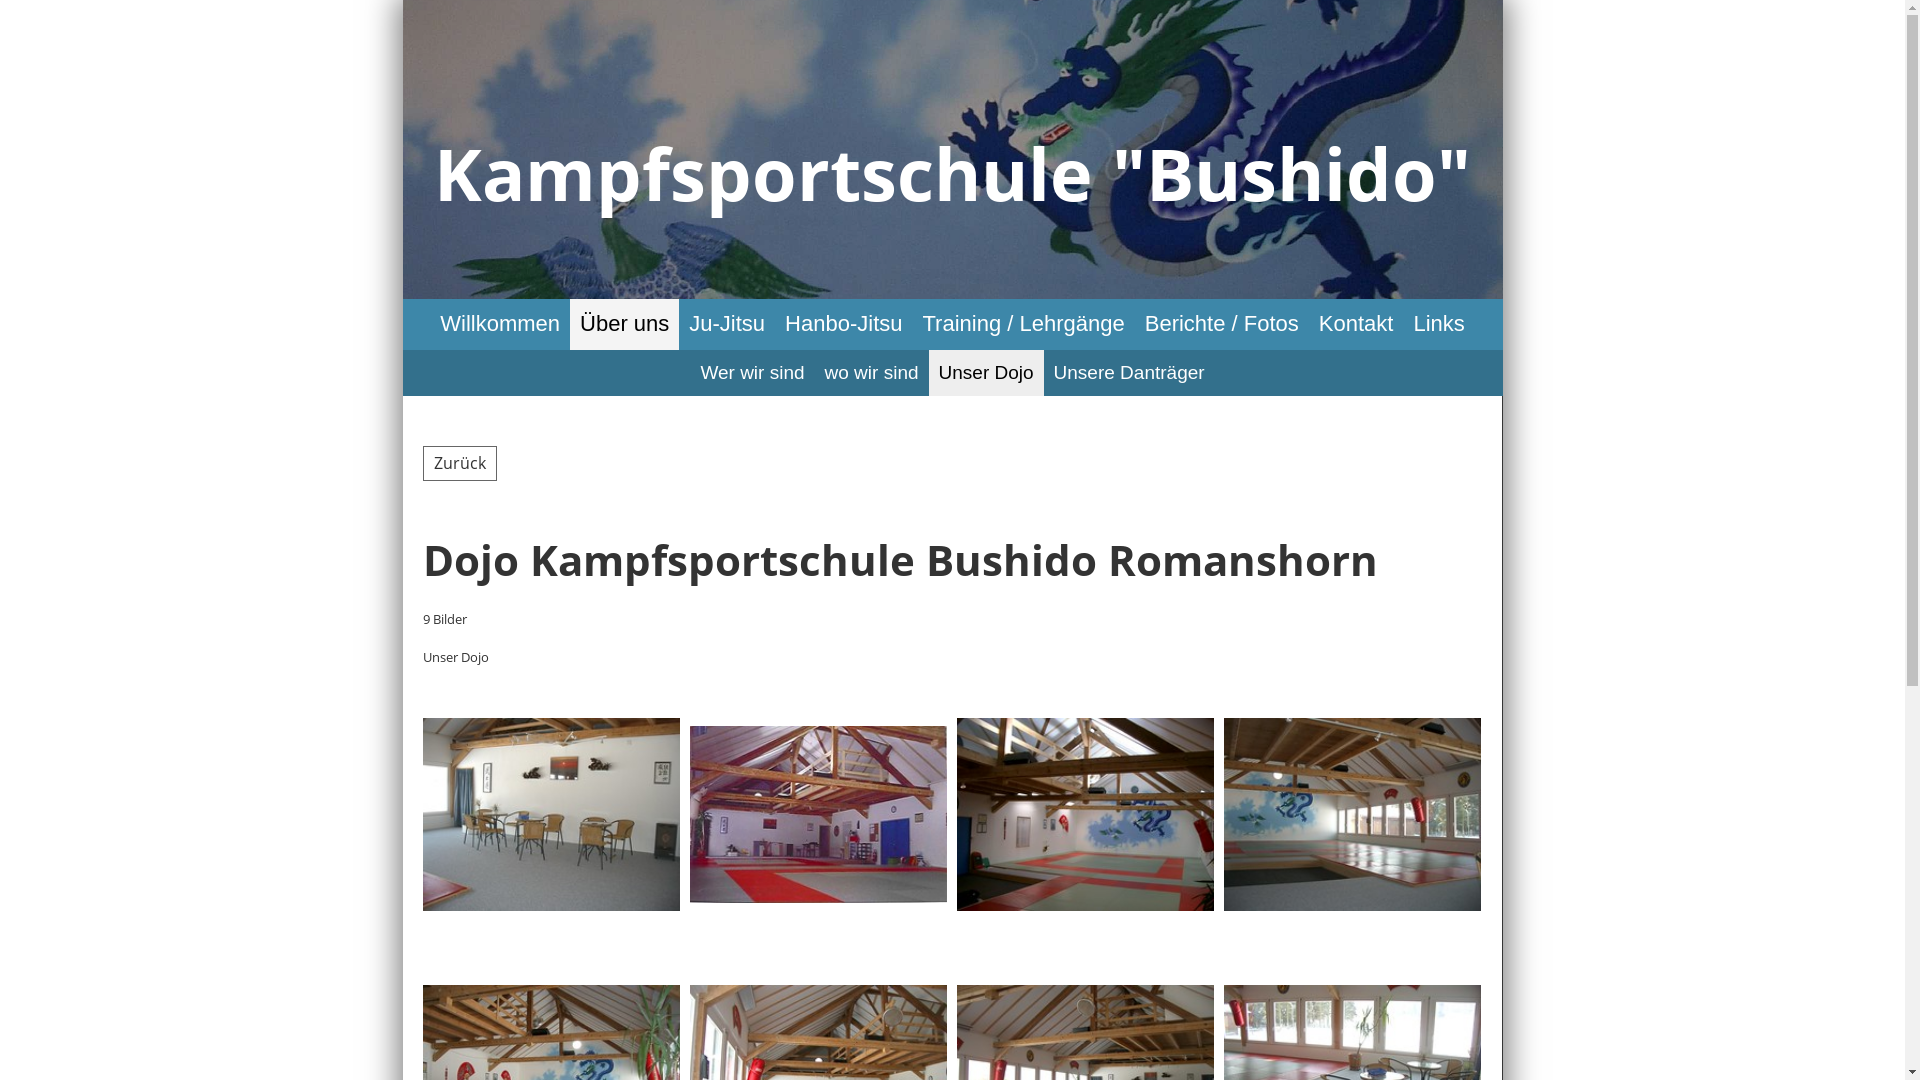 This screenshot has height=1080, width=1920. What do you see at coordinates (872, 373) in the screenshot?
I see `'wo wir sind'` at bounding box center [872, 373].